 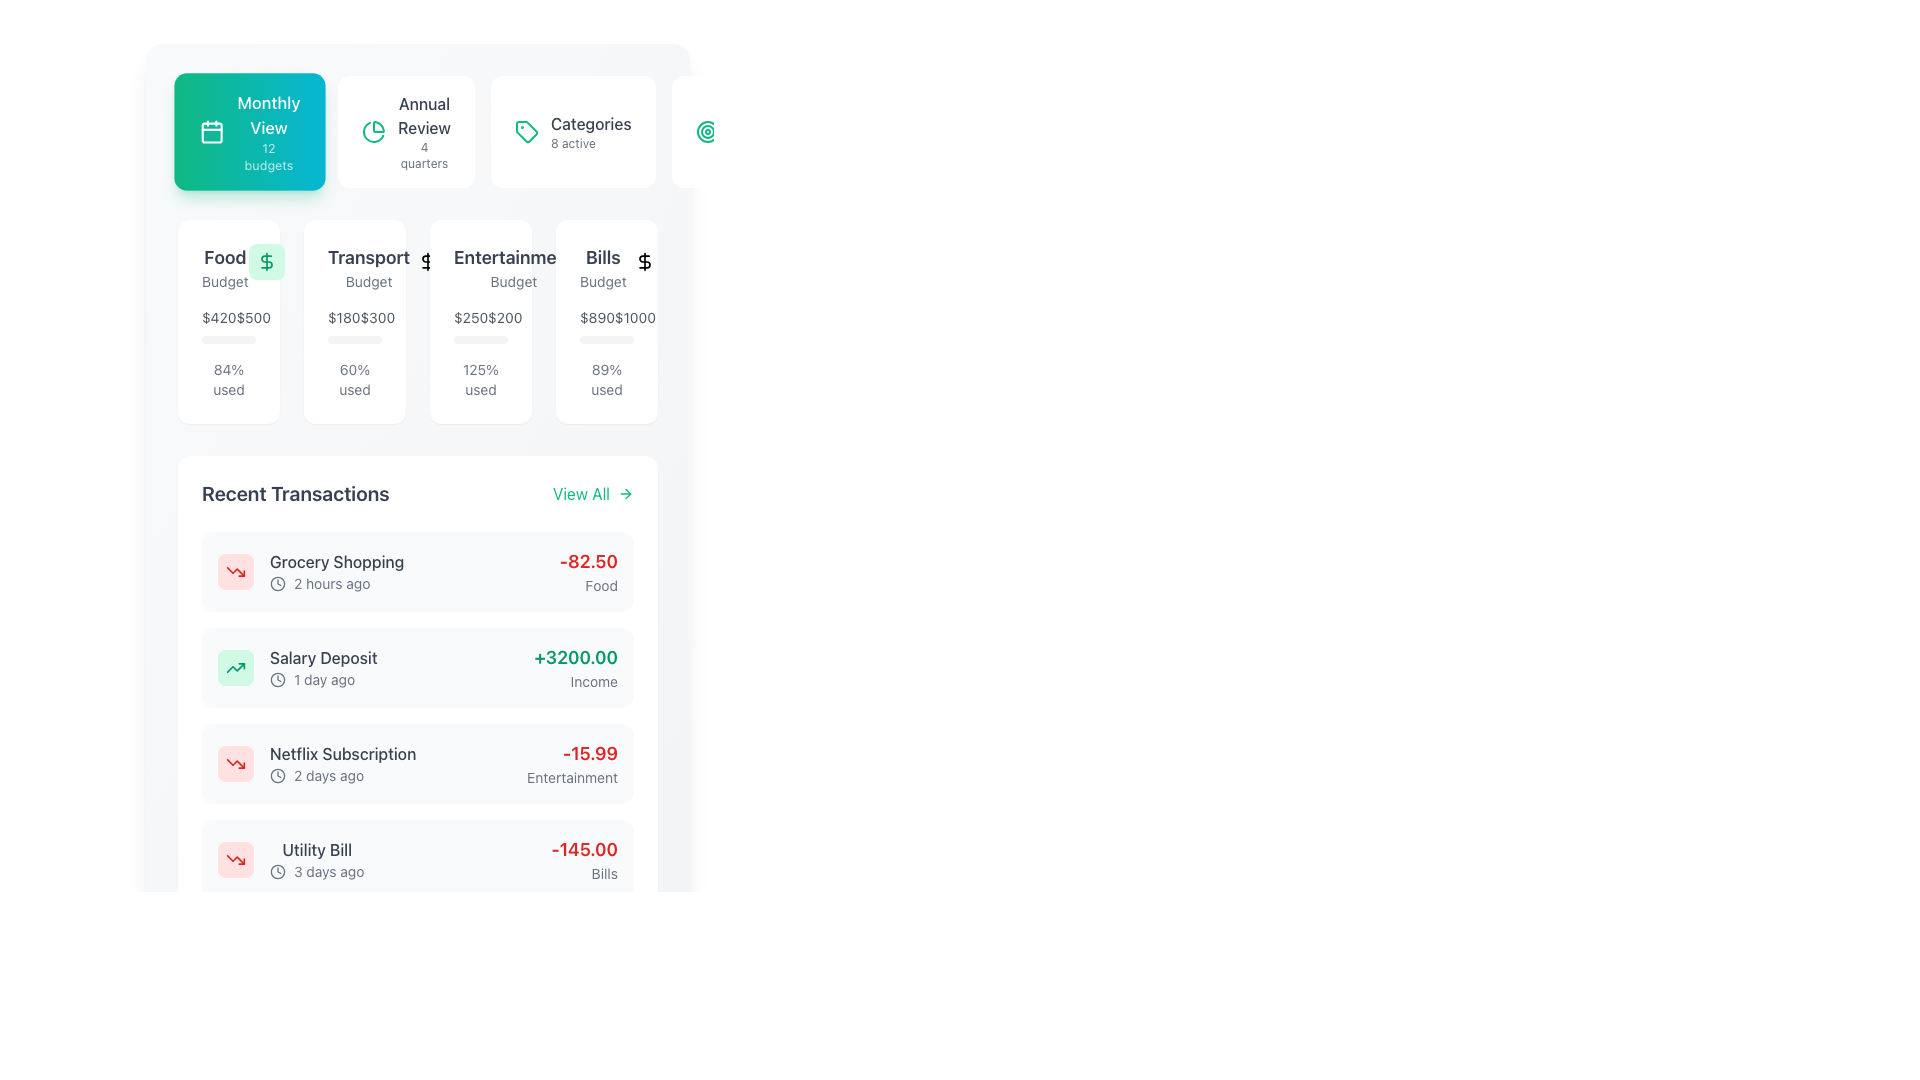 What do you see at coordinates (596, 316) in the screenshot?
I see `the static text label representing the monetary value for 'Bills', which displays the value '$1000'` at bounding box center [596, 316].